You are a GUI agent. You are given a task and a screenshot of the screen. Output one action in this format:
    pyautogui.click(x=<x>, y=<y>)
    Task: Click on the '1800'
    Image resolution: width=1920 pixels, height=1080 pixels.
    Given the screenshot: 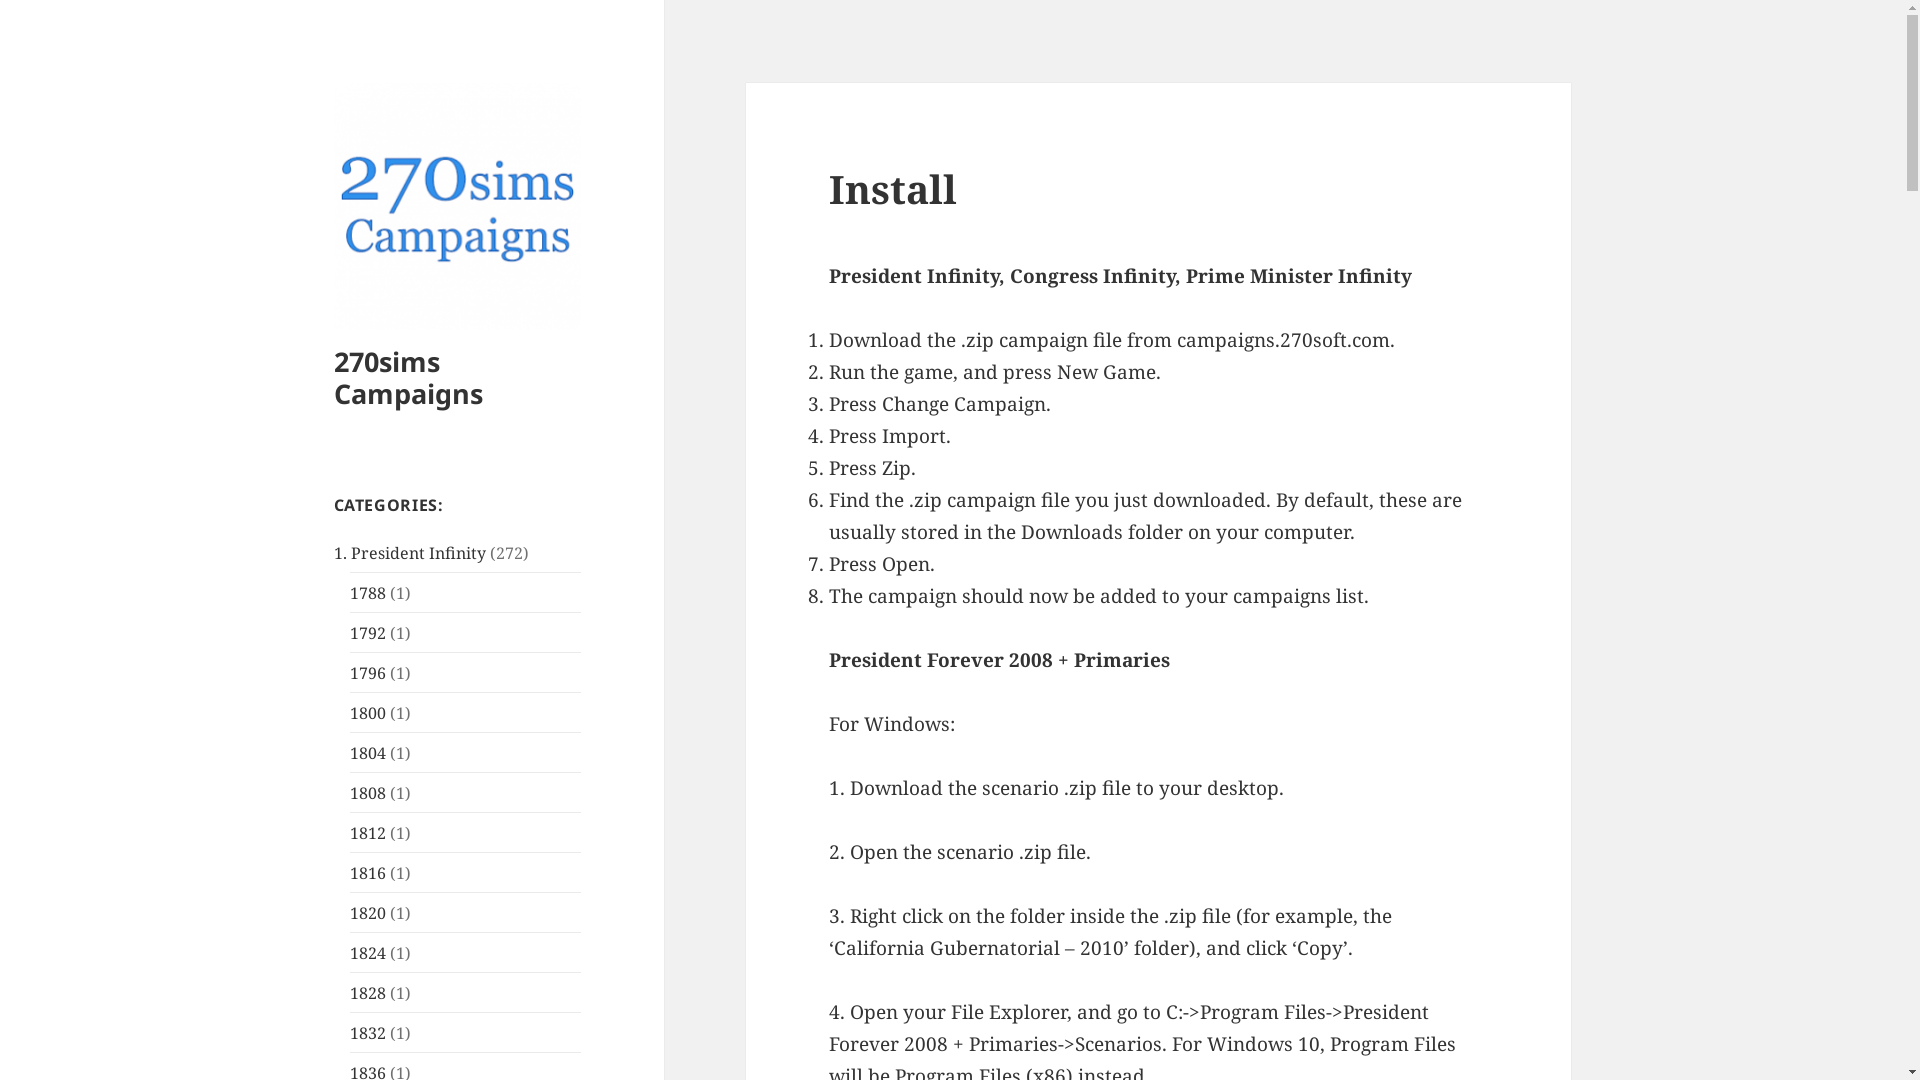 What is the action you would take?
    pyautogui.click(x=368, y=712)
    